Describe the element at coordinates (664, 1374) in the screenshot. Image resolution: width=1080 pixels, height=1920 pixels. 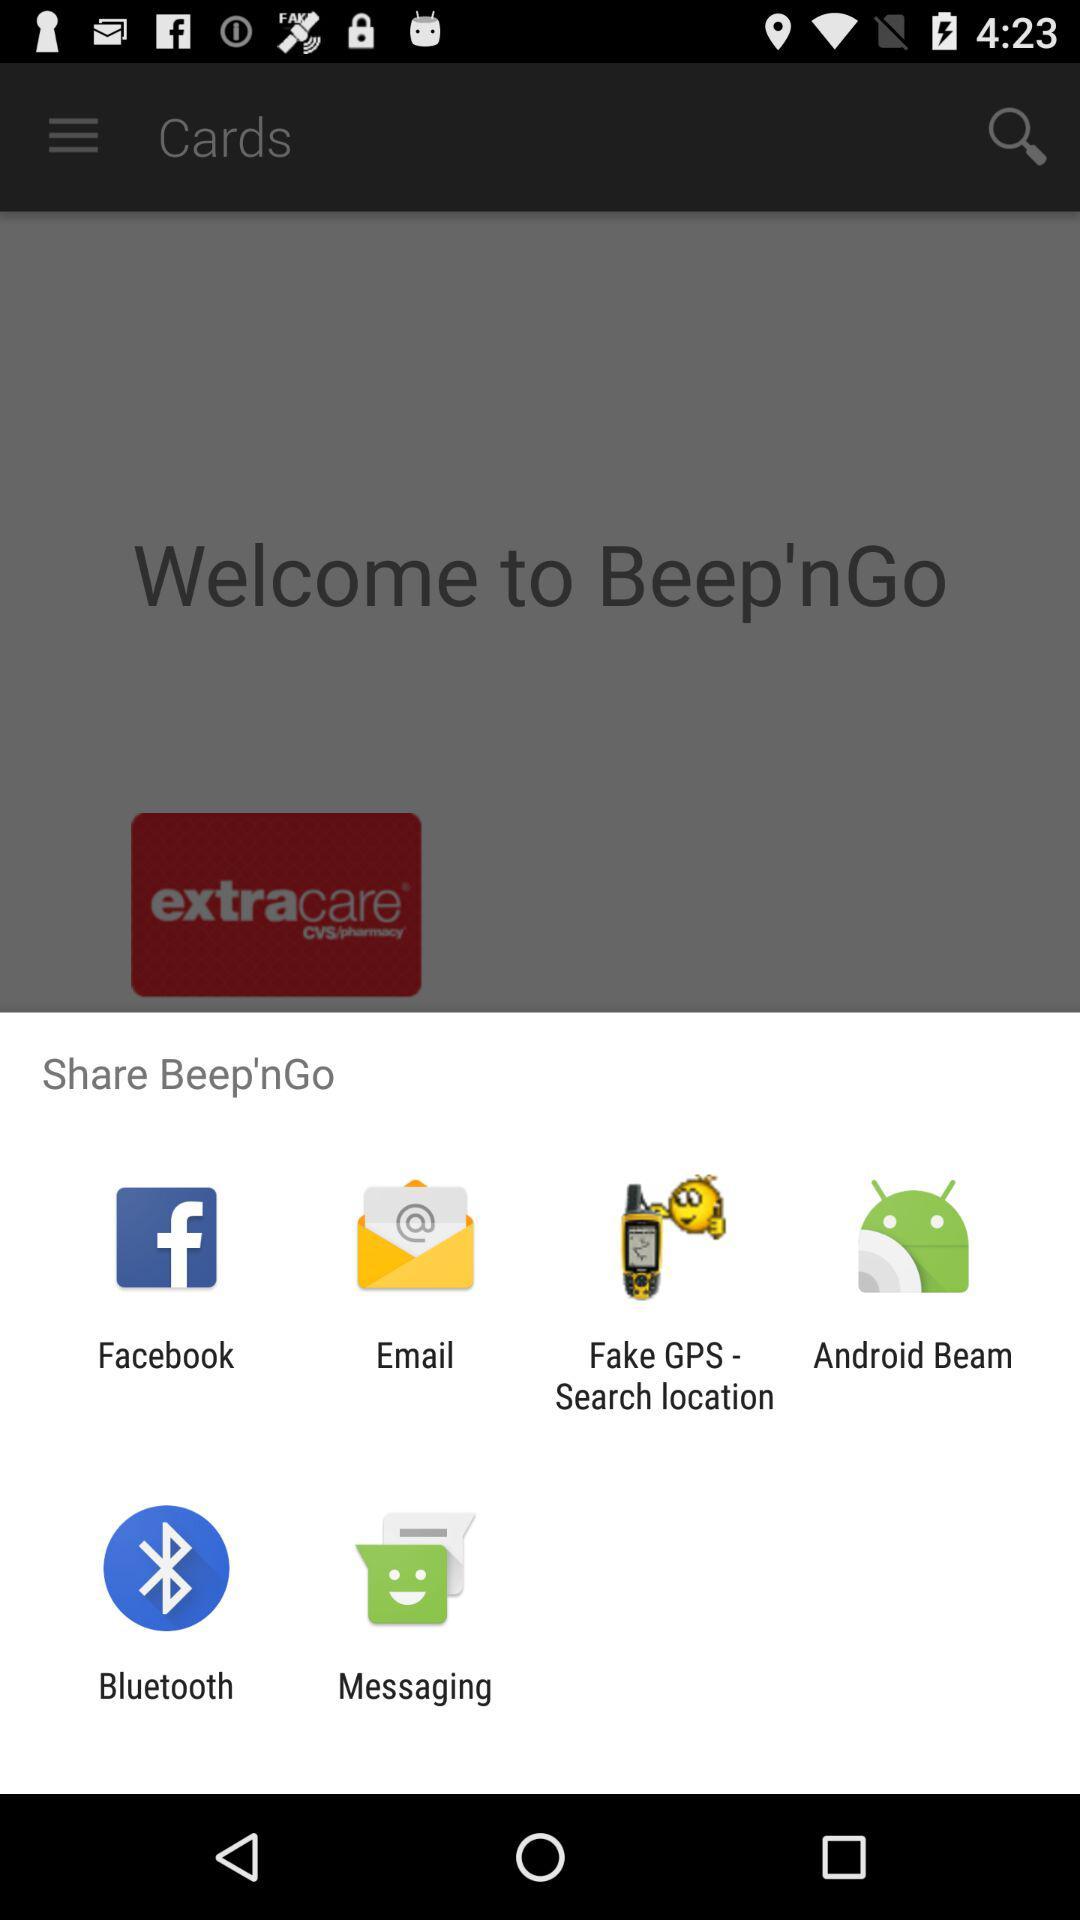
I see `app next to email icon` at that location.